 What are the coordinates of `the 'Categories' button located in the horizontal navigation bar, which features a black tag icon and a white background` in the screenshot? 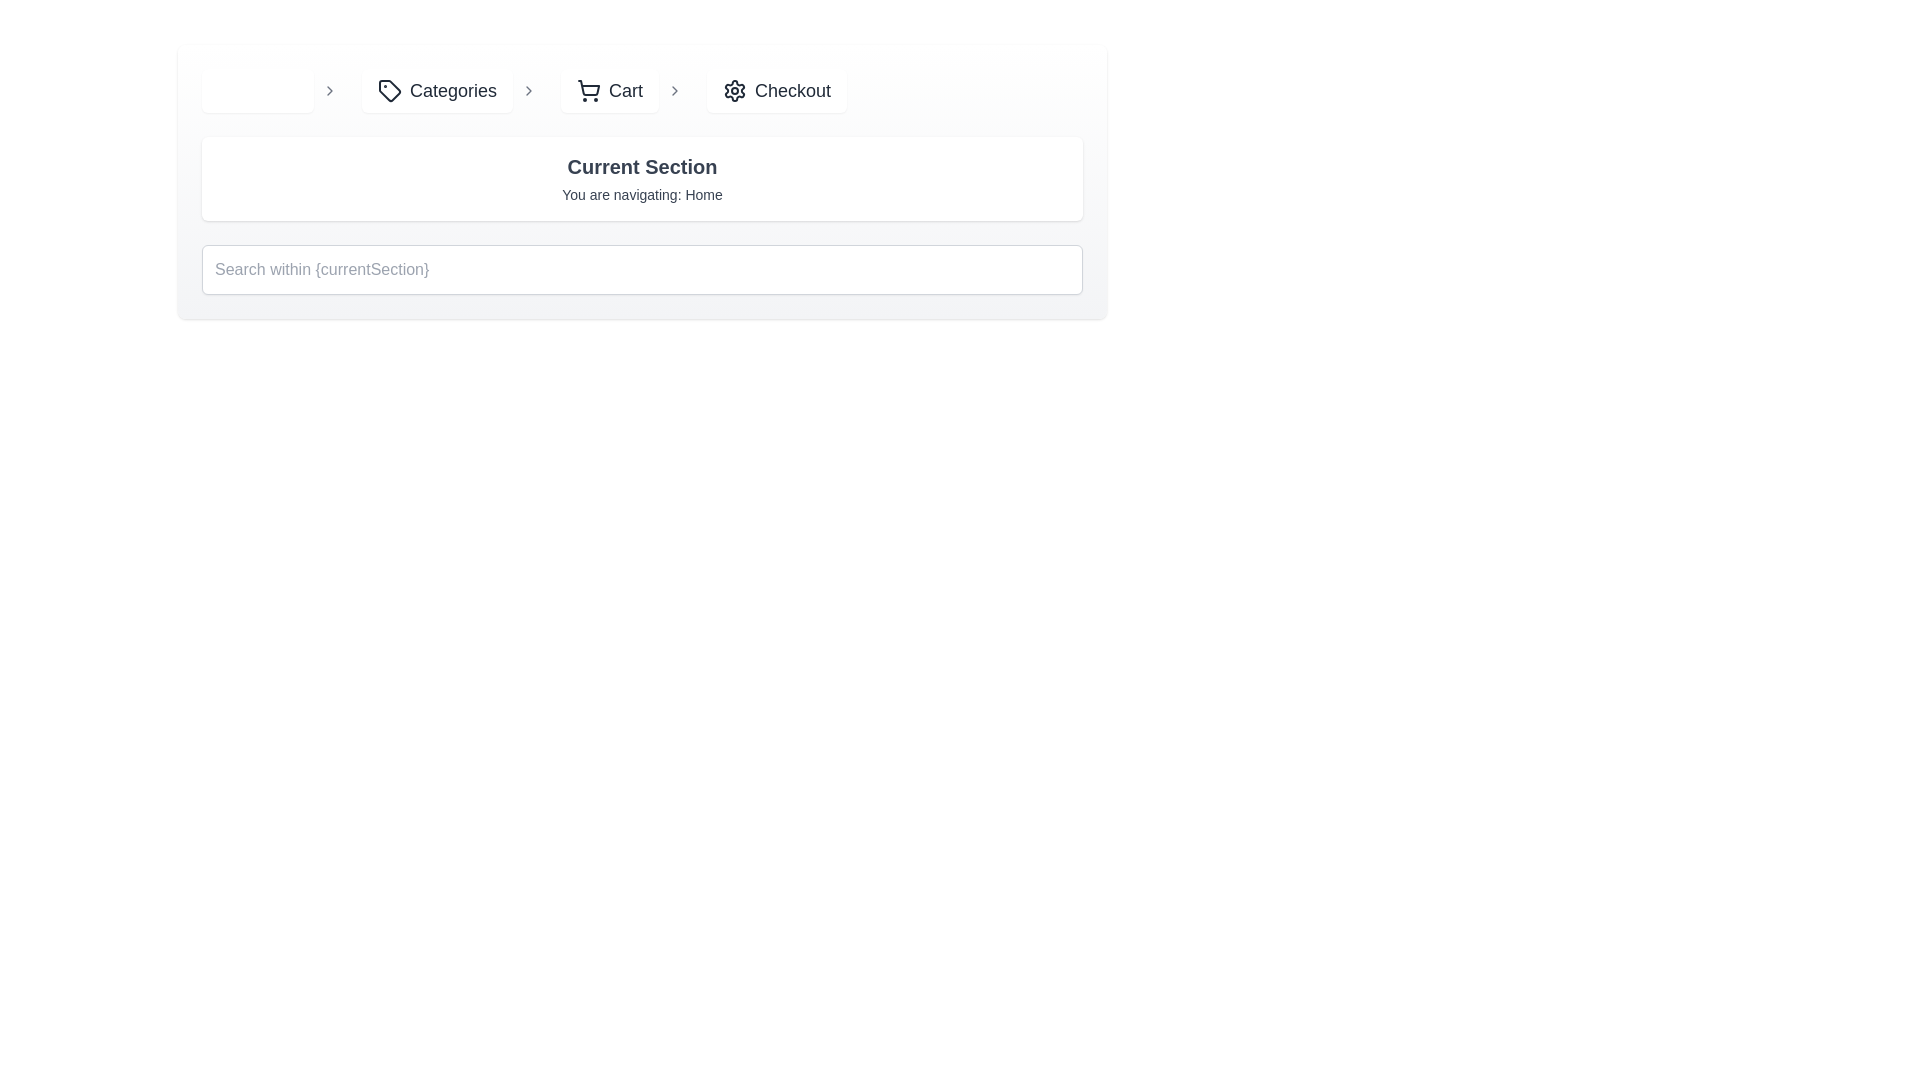 It's located at (436, 91).